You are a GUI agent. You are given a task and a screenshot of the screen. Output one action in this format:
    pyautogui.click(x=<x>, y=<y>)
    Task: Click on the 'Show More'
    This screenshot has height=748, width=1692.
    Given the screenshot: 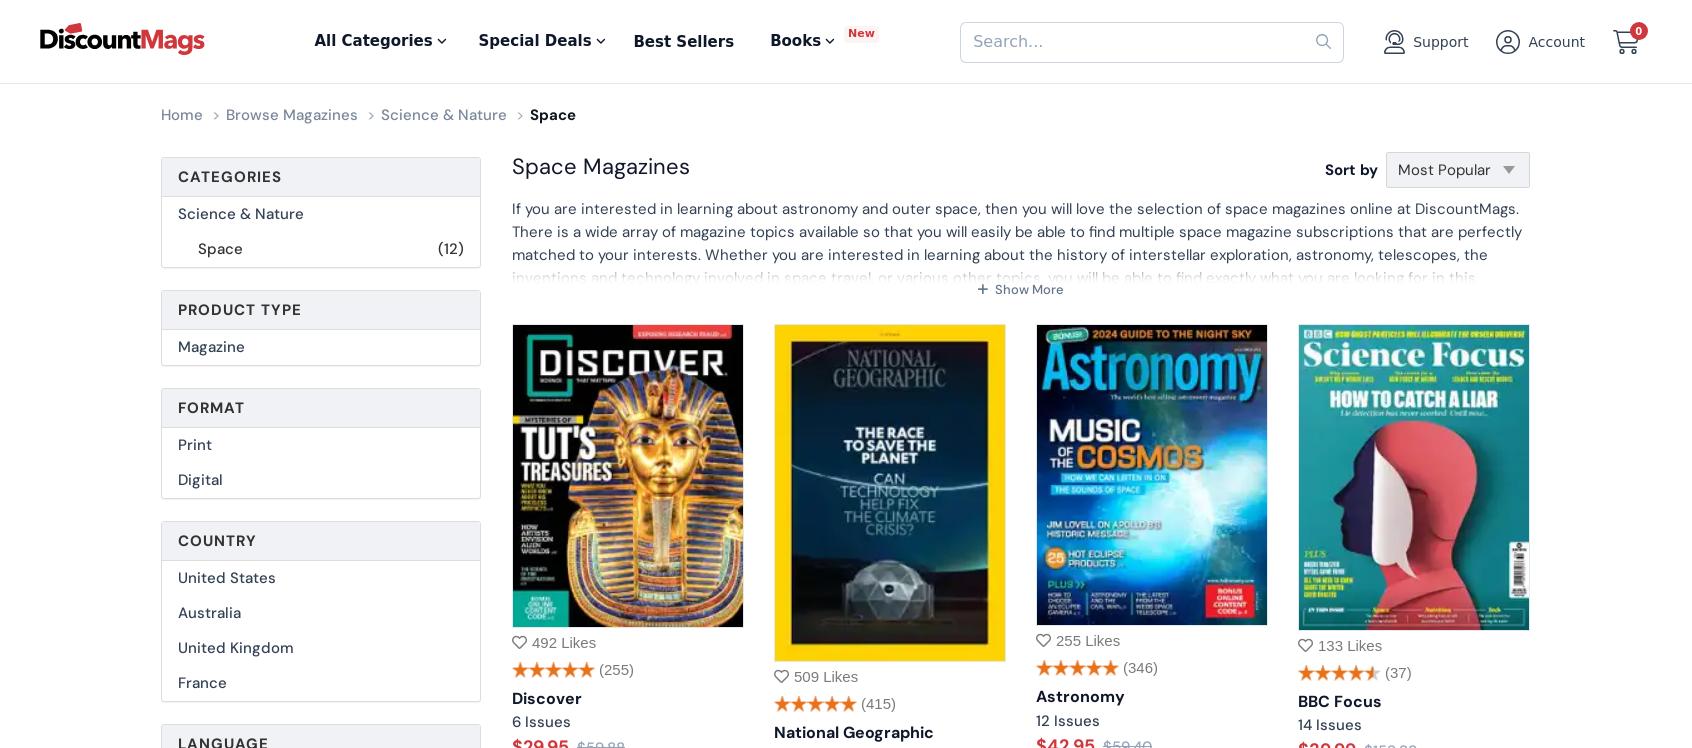 What is the action you would take?
    pyautogui.click(x=991, y=289)
    